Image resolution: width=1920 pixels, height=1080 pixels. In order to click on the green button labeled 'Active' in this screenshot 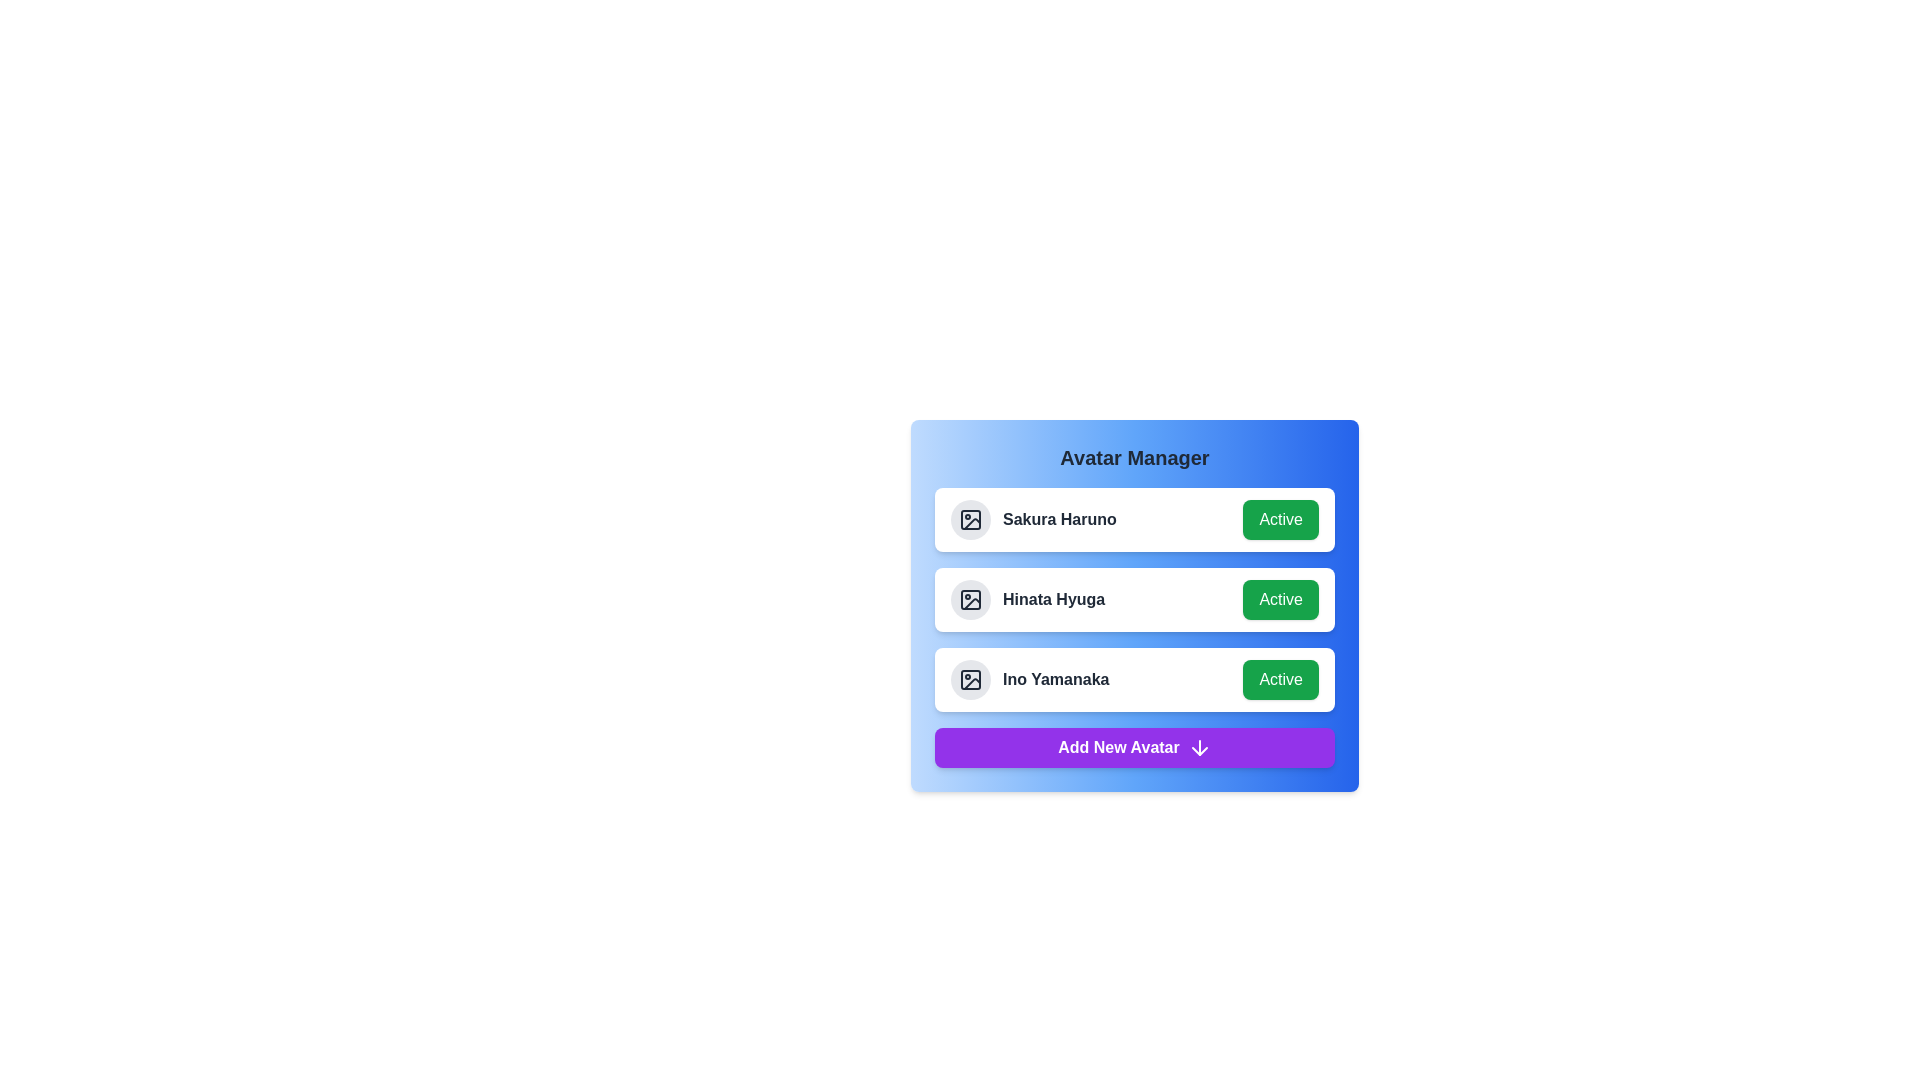, I will do `click(1281, 519)`.